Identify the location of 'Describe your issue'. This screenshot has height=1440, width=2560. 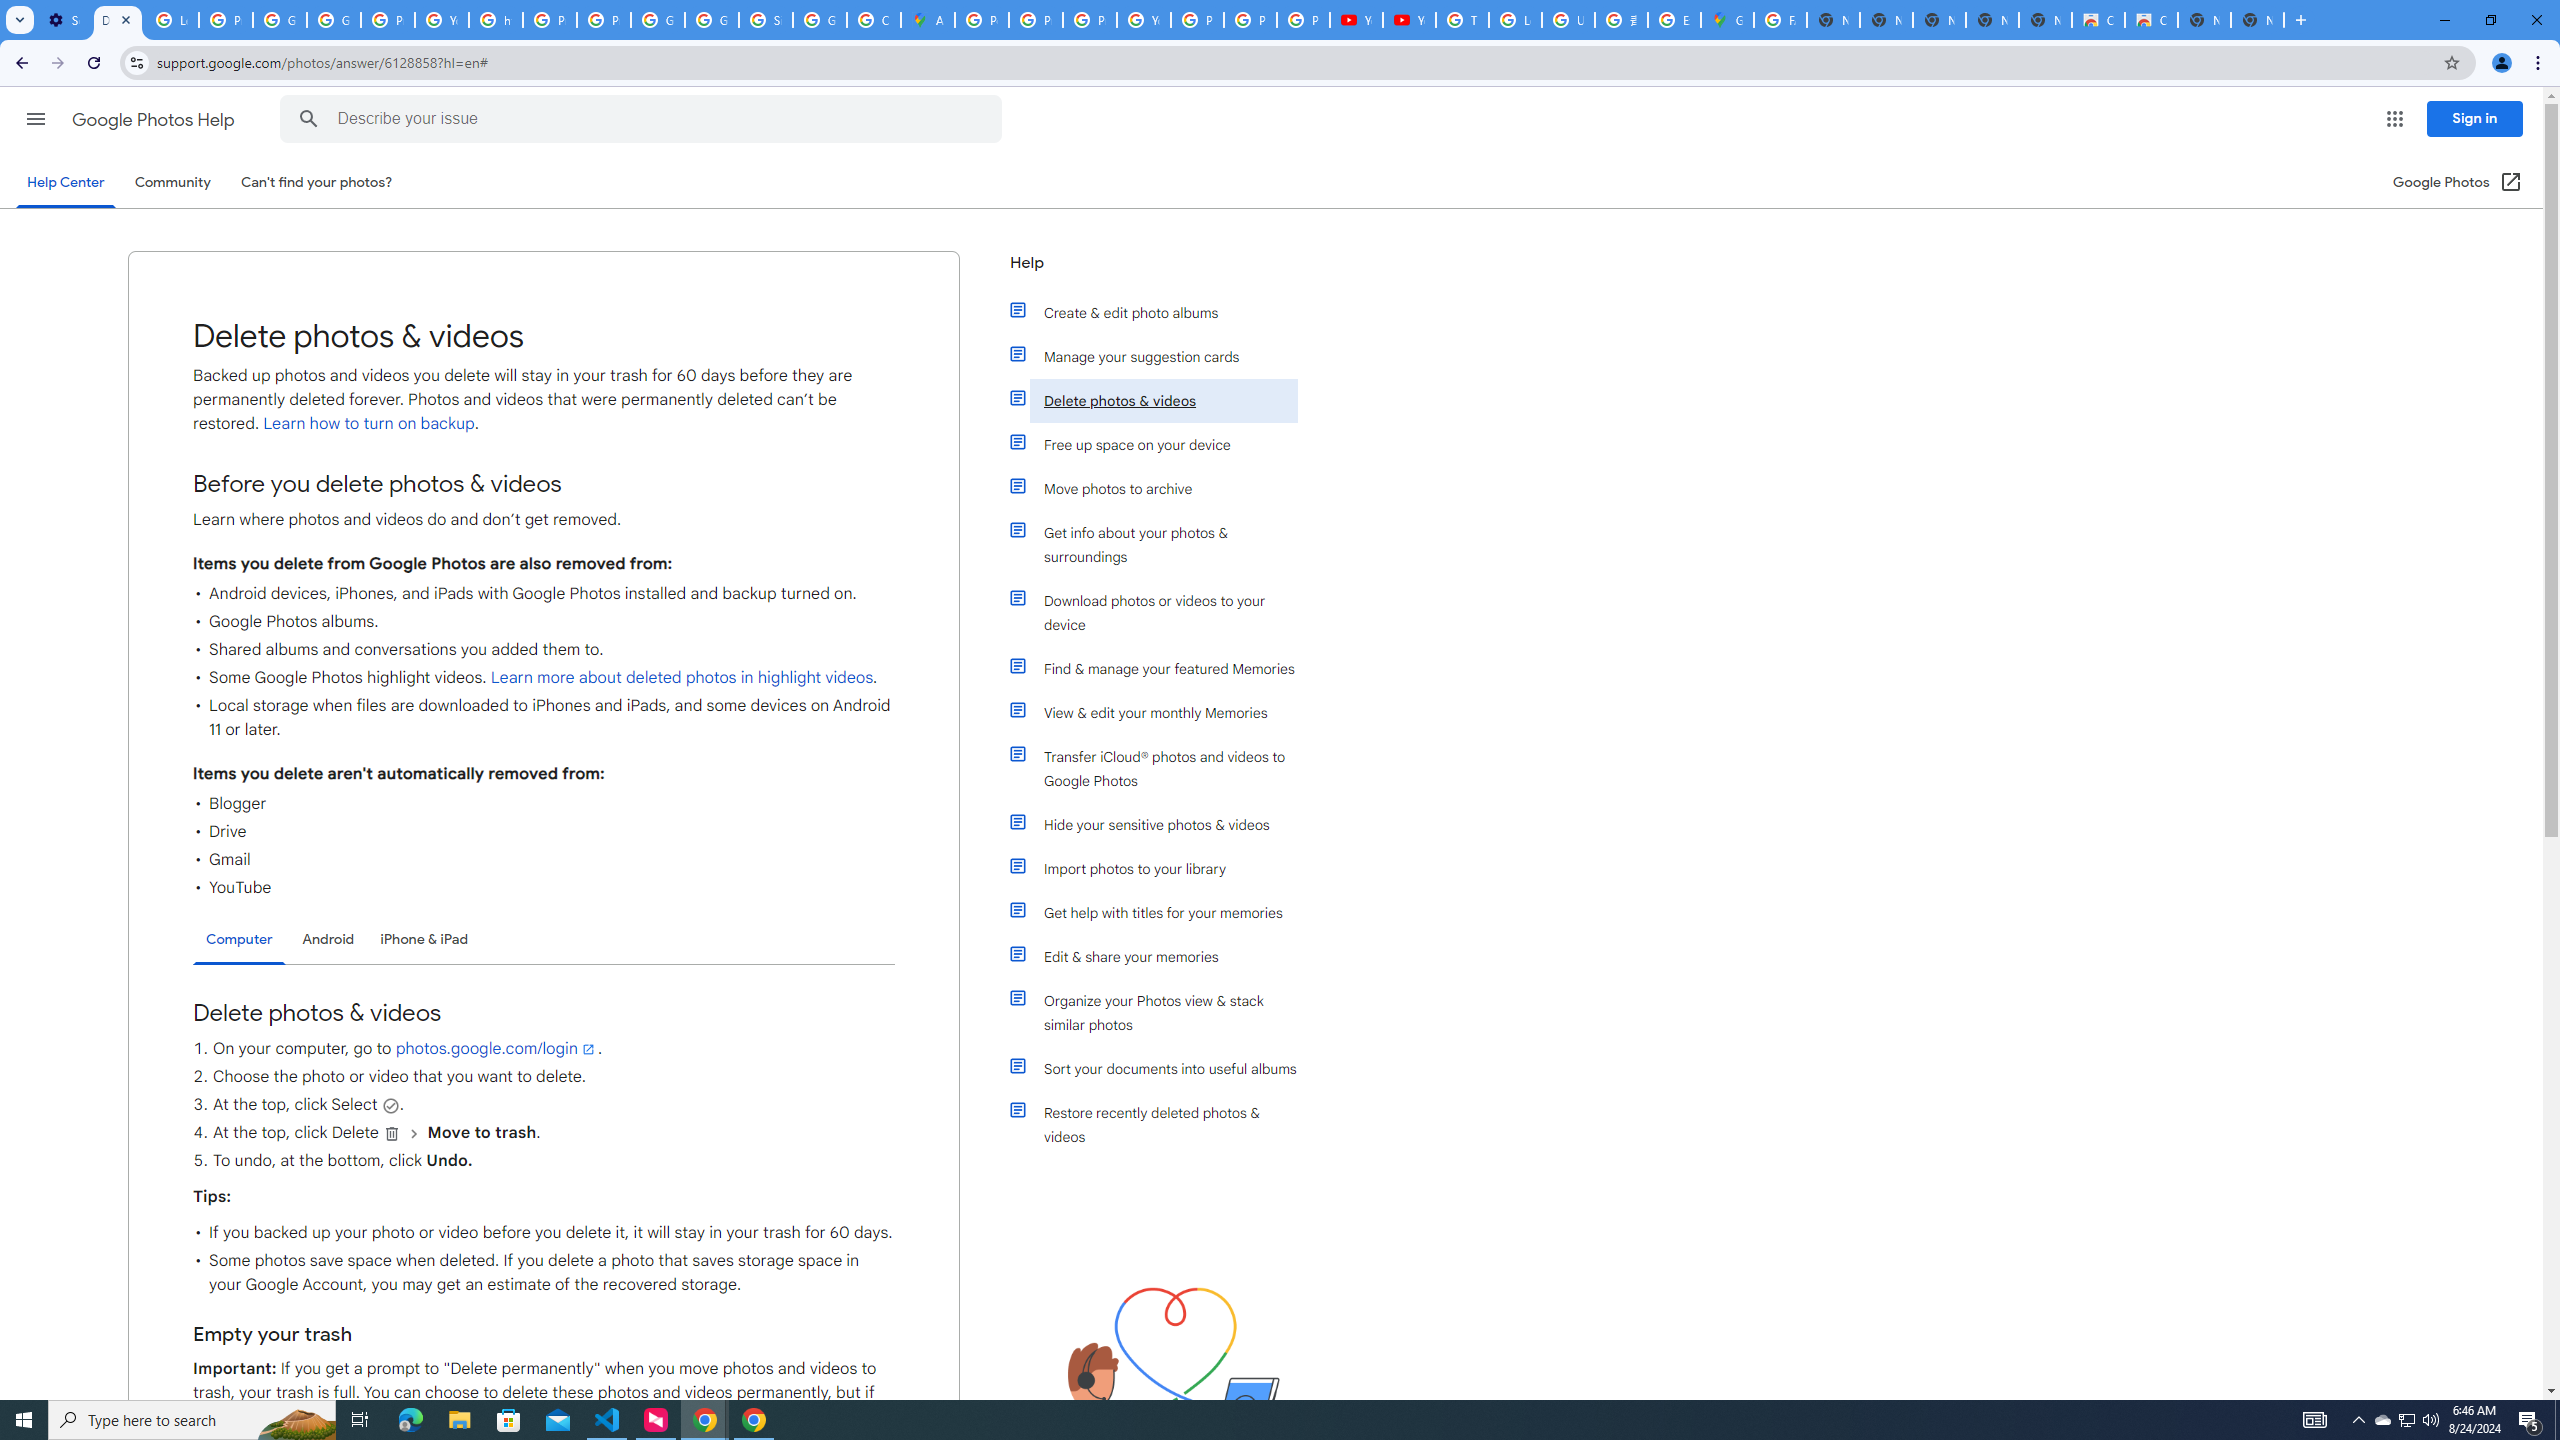
(644, 118).